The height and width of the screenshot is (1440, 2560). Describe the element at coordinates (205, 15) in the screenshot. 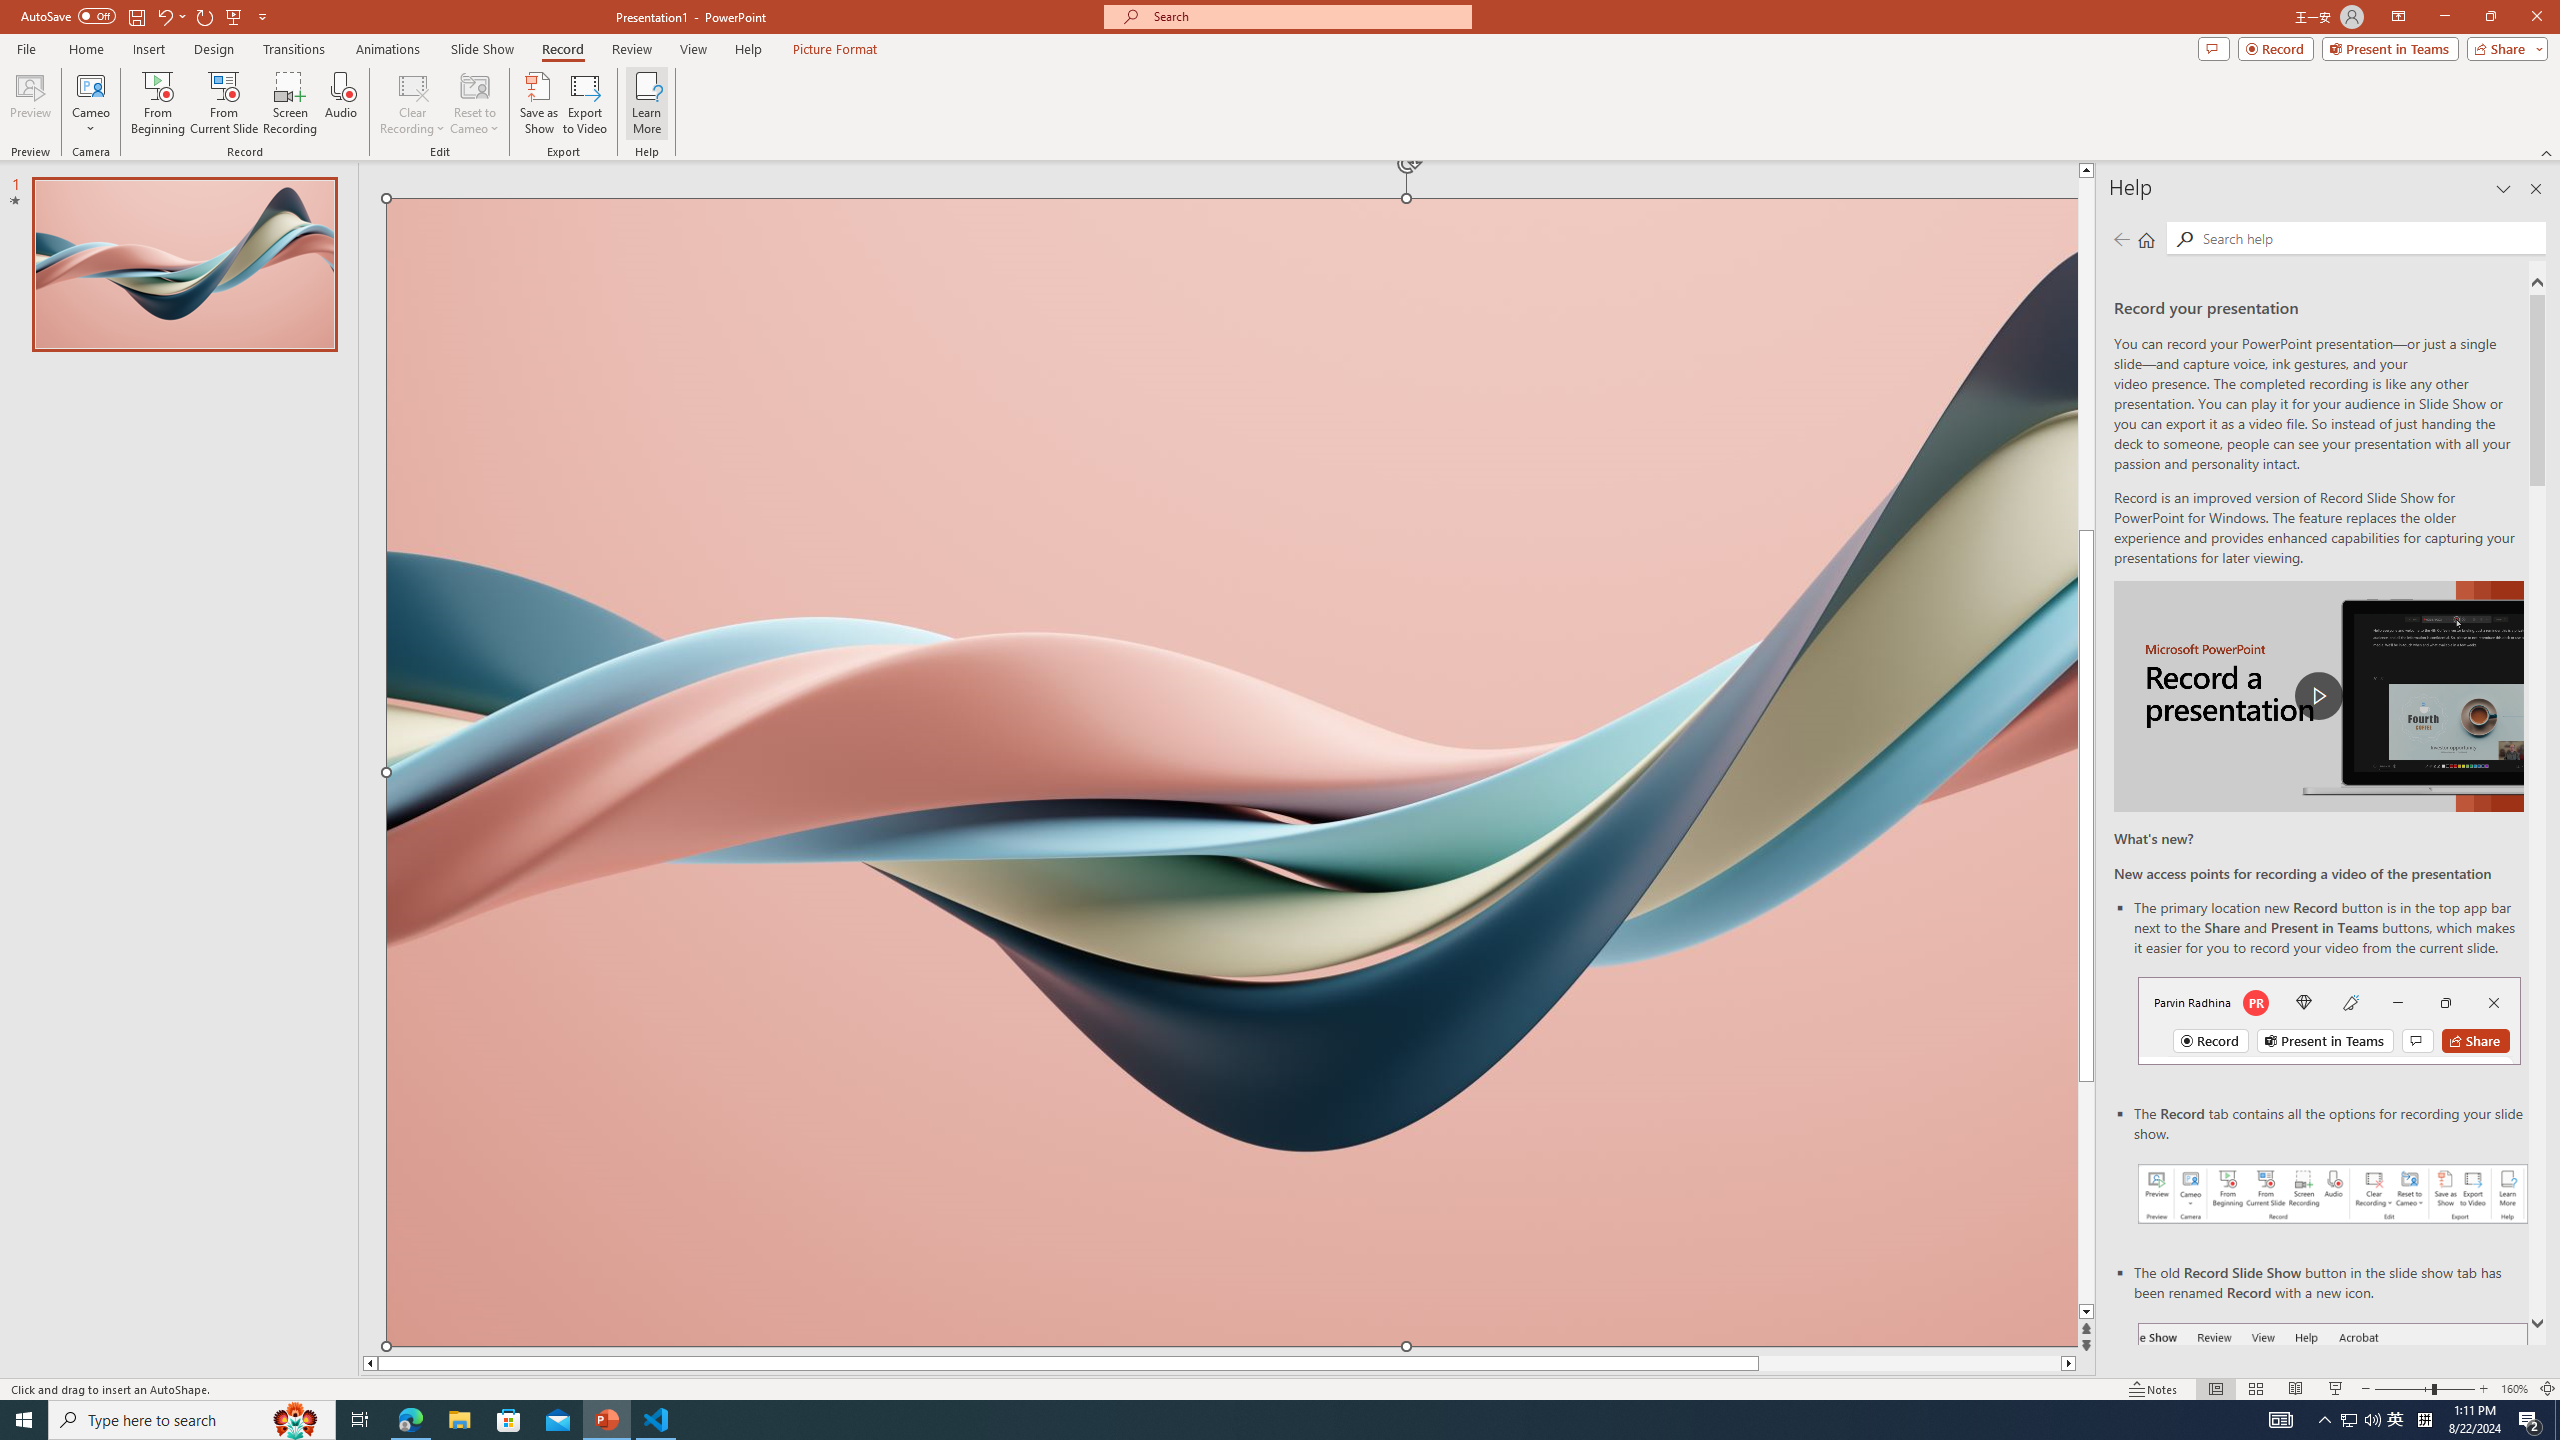

I see `'Redo'` at that location.